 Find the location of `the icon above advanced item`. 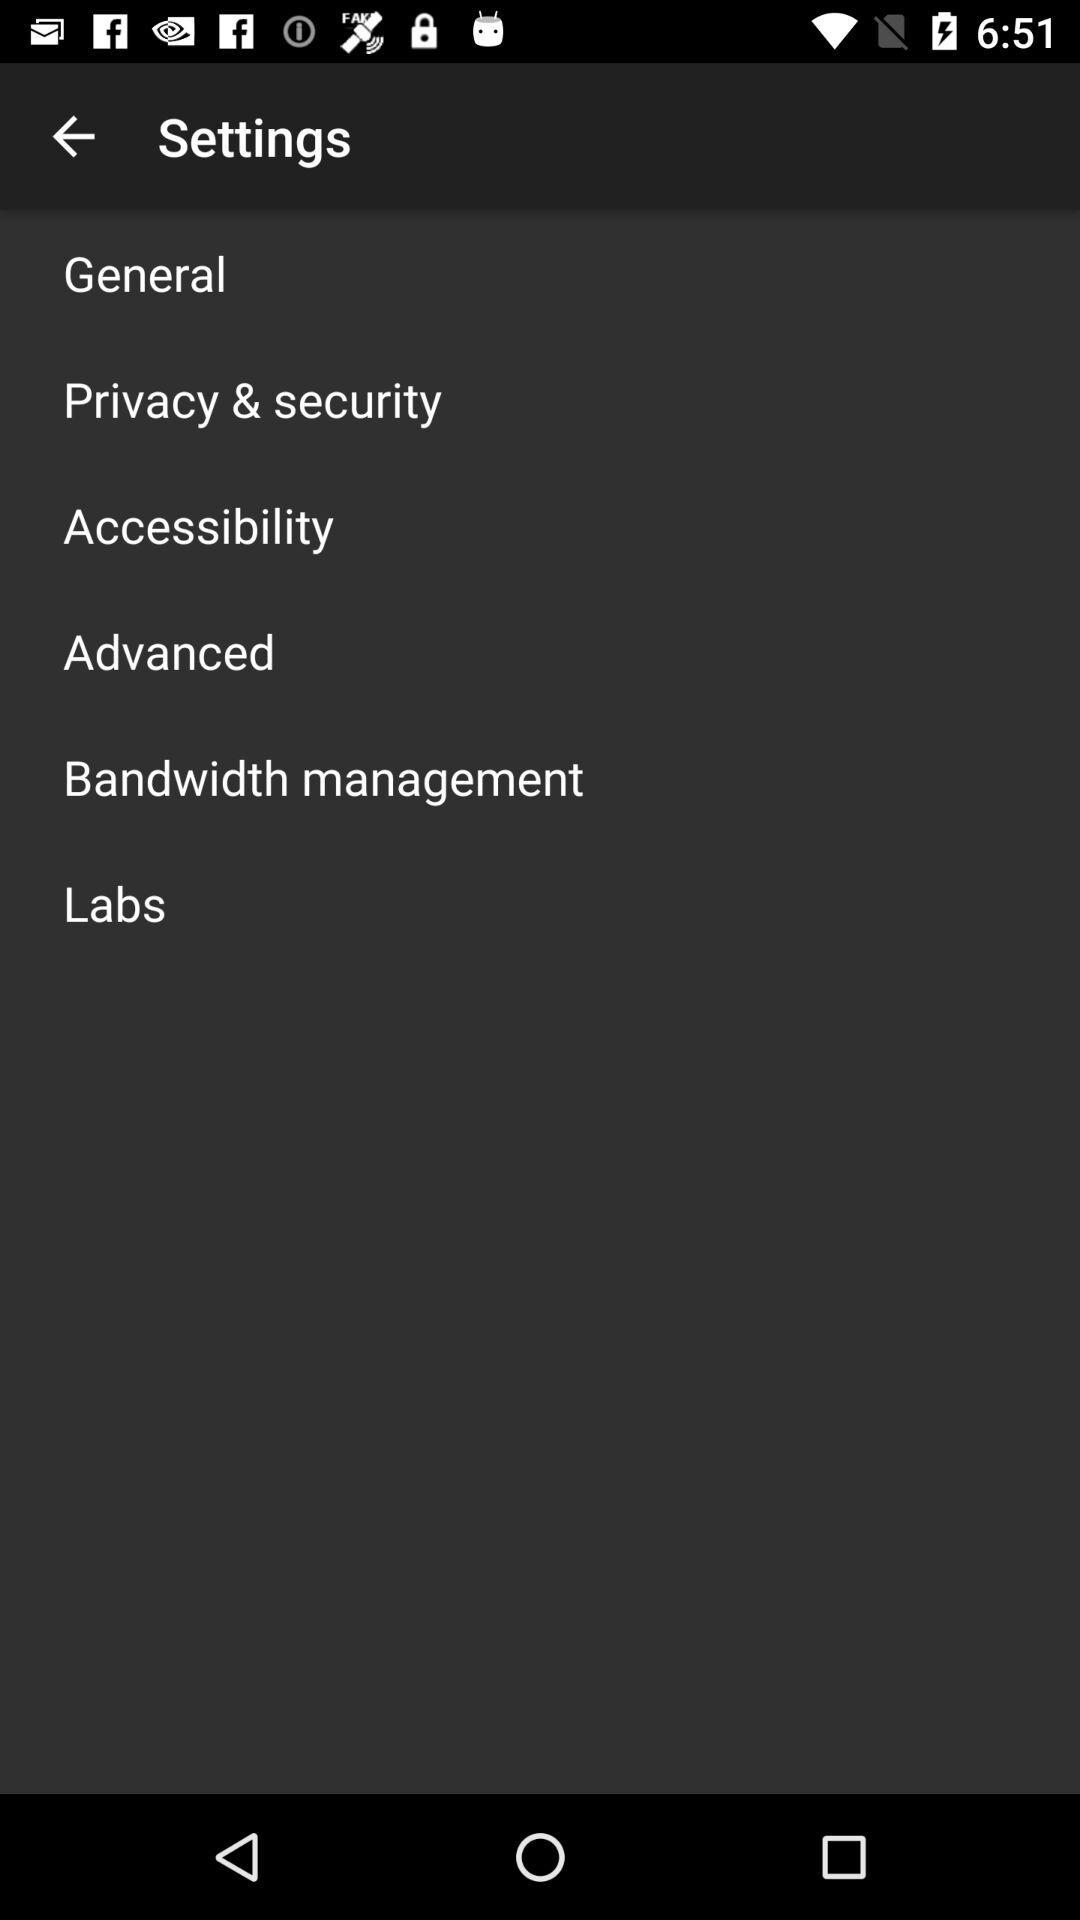

the icon above advanced item is located at coordinates (198, 524).